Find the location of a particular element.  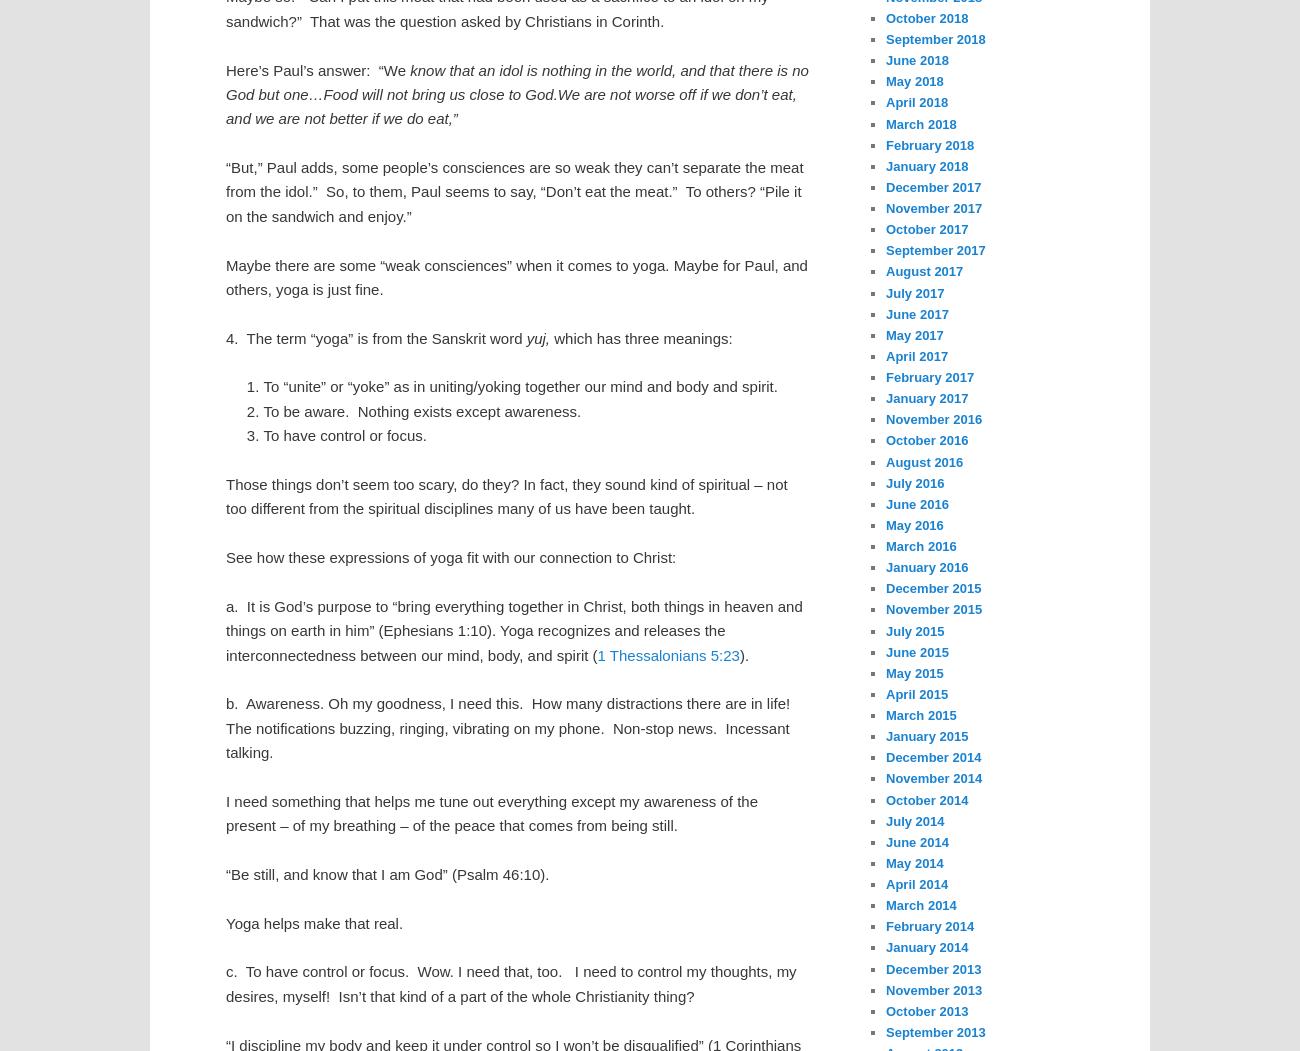

'February 2018' is located at coordinates (930, 143).